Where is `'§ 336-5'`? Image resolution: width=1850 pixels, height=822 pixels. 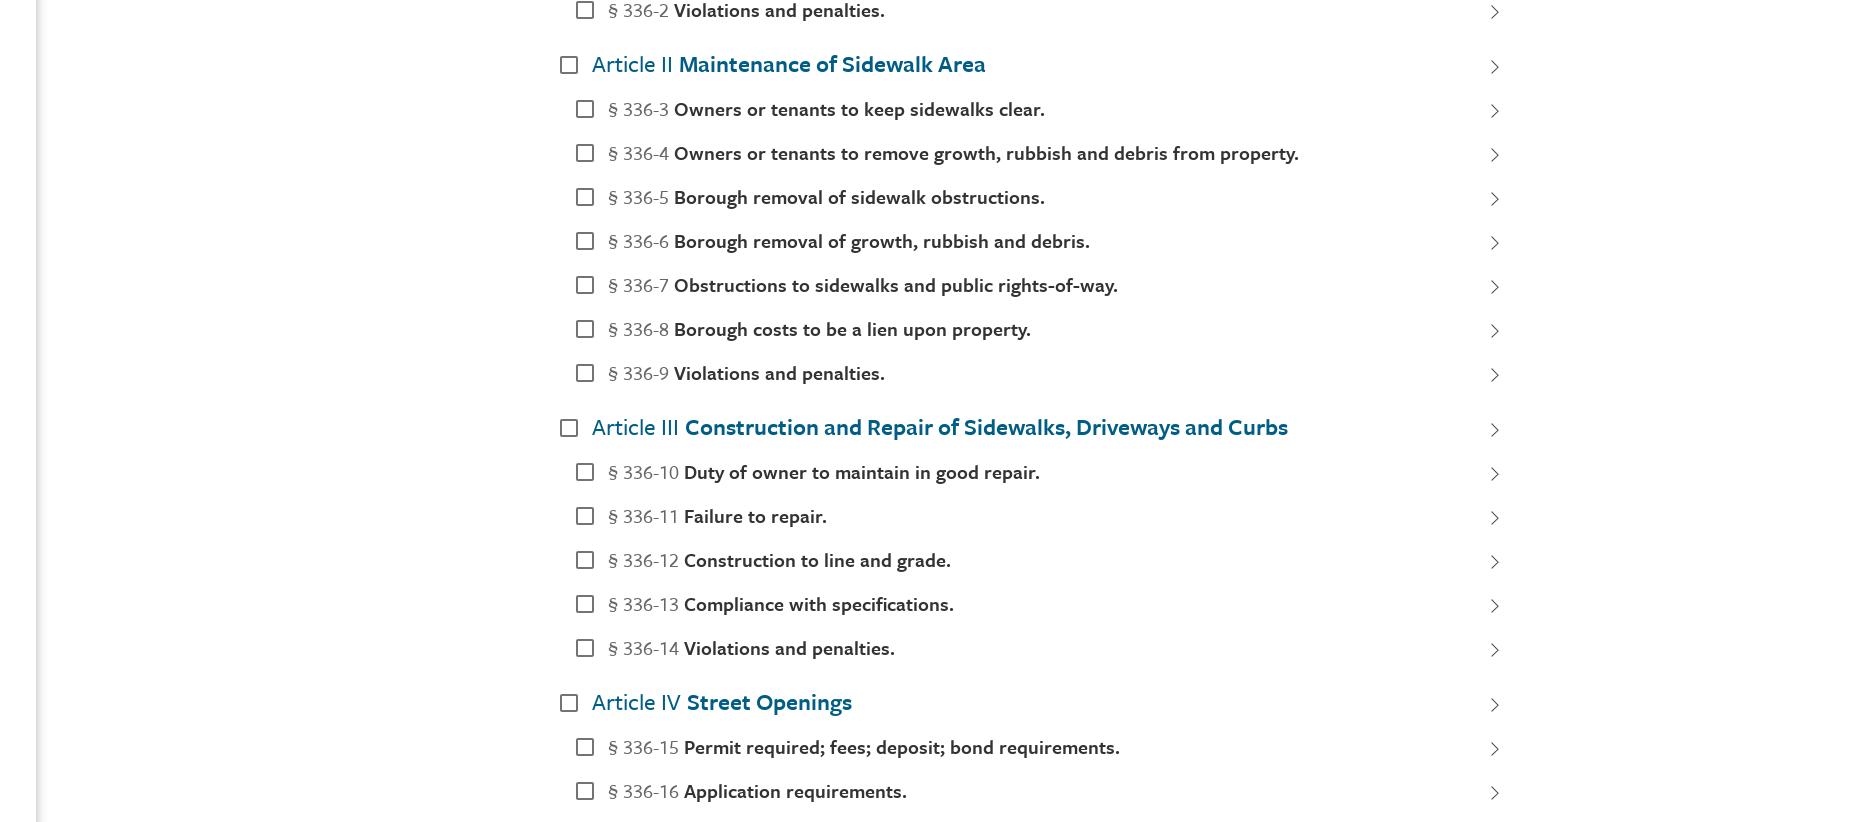 '§ 336-5' is located at coordinates (638, 194).